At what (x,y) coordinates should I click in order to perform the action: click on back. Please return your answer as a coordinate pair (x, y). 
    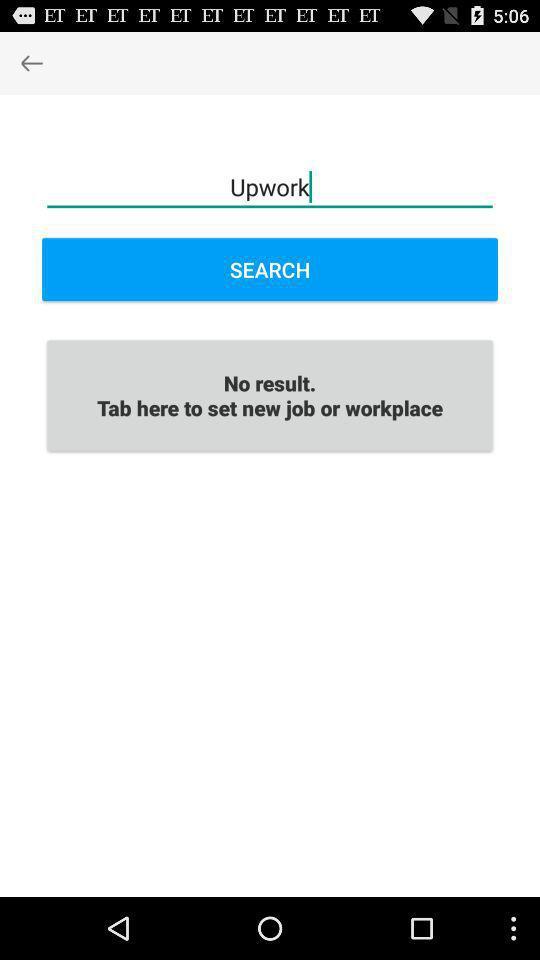
    Looking at the image, I should click on (30, 62).